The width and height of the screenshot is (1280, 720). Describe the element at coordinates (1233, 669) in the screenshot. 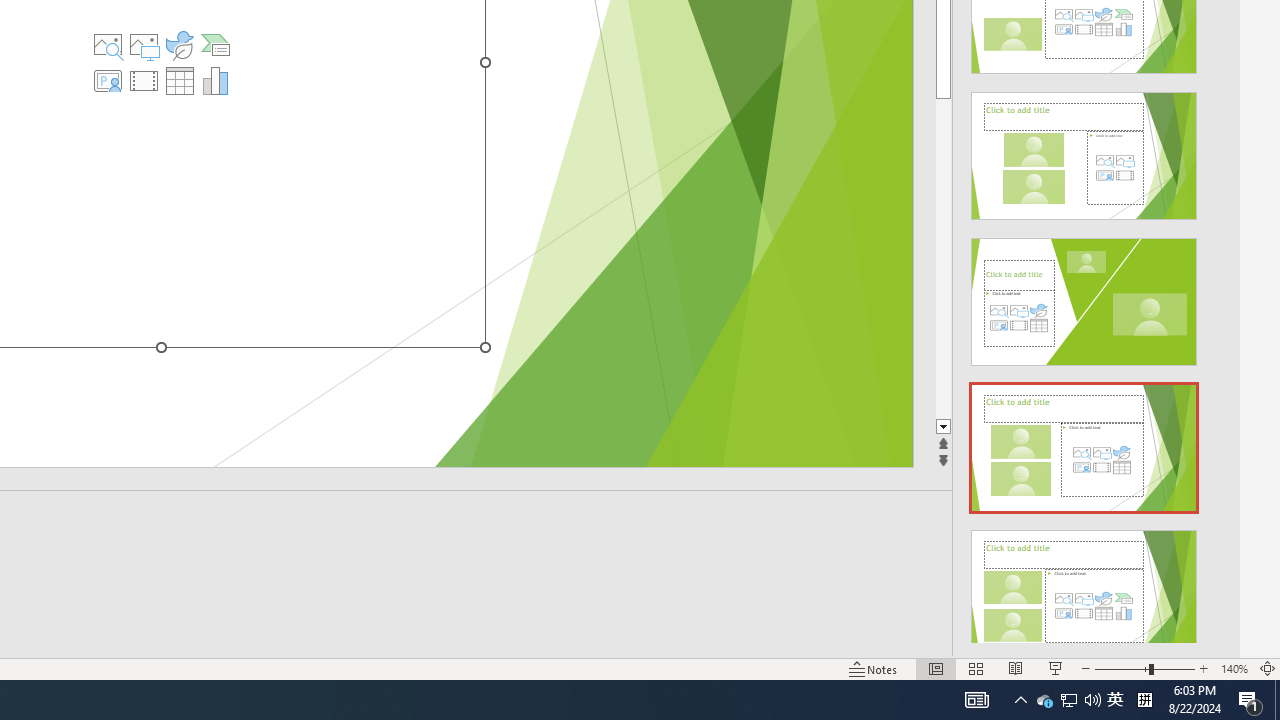

I see `'Zoom 140%'` at that location.